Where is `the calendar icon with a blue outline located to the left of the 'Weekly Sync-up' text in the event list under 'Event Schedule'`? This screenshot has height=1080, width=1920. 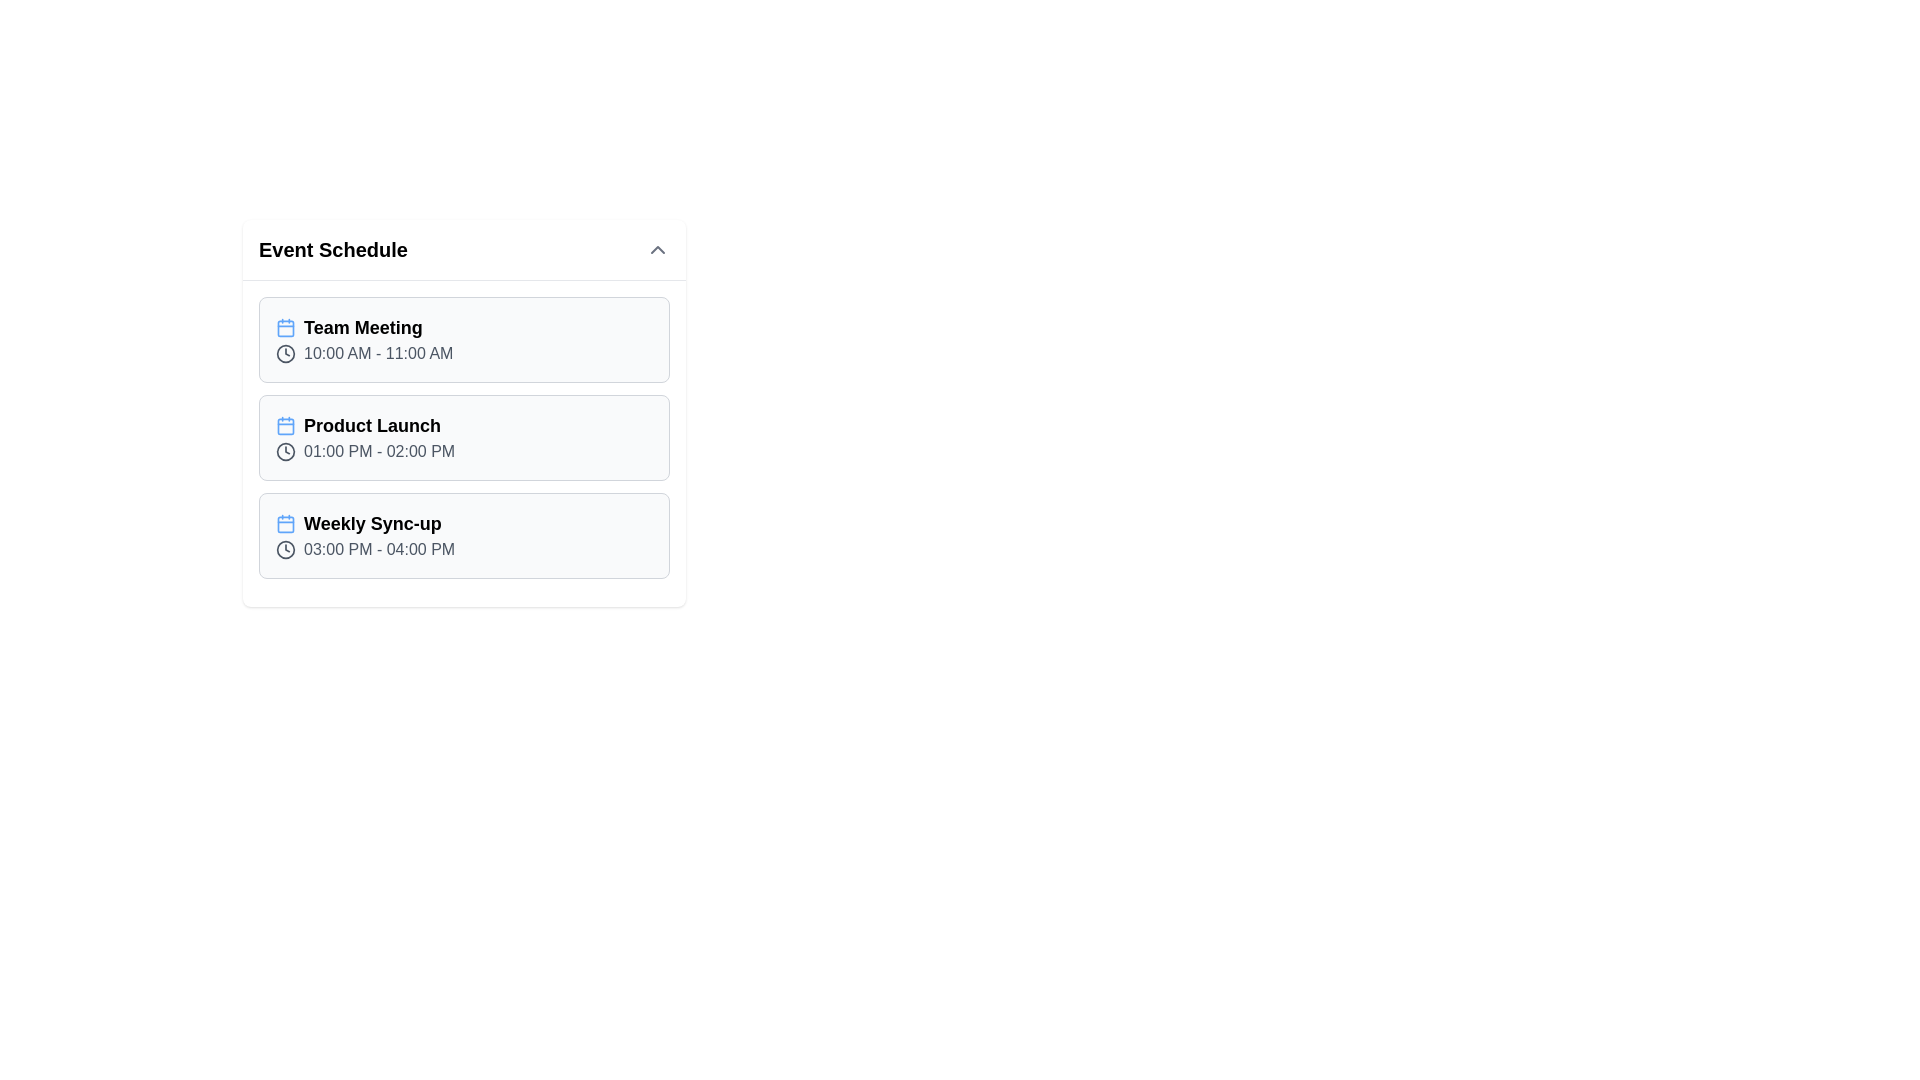 the calendar icon with a blue outline located to the left of the 'Weekly Sync-up' text in the event list under 'Event Schedule' is located at coordinates (285, 523).